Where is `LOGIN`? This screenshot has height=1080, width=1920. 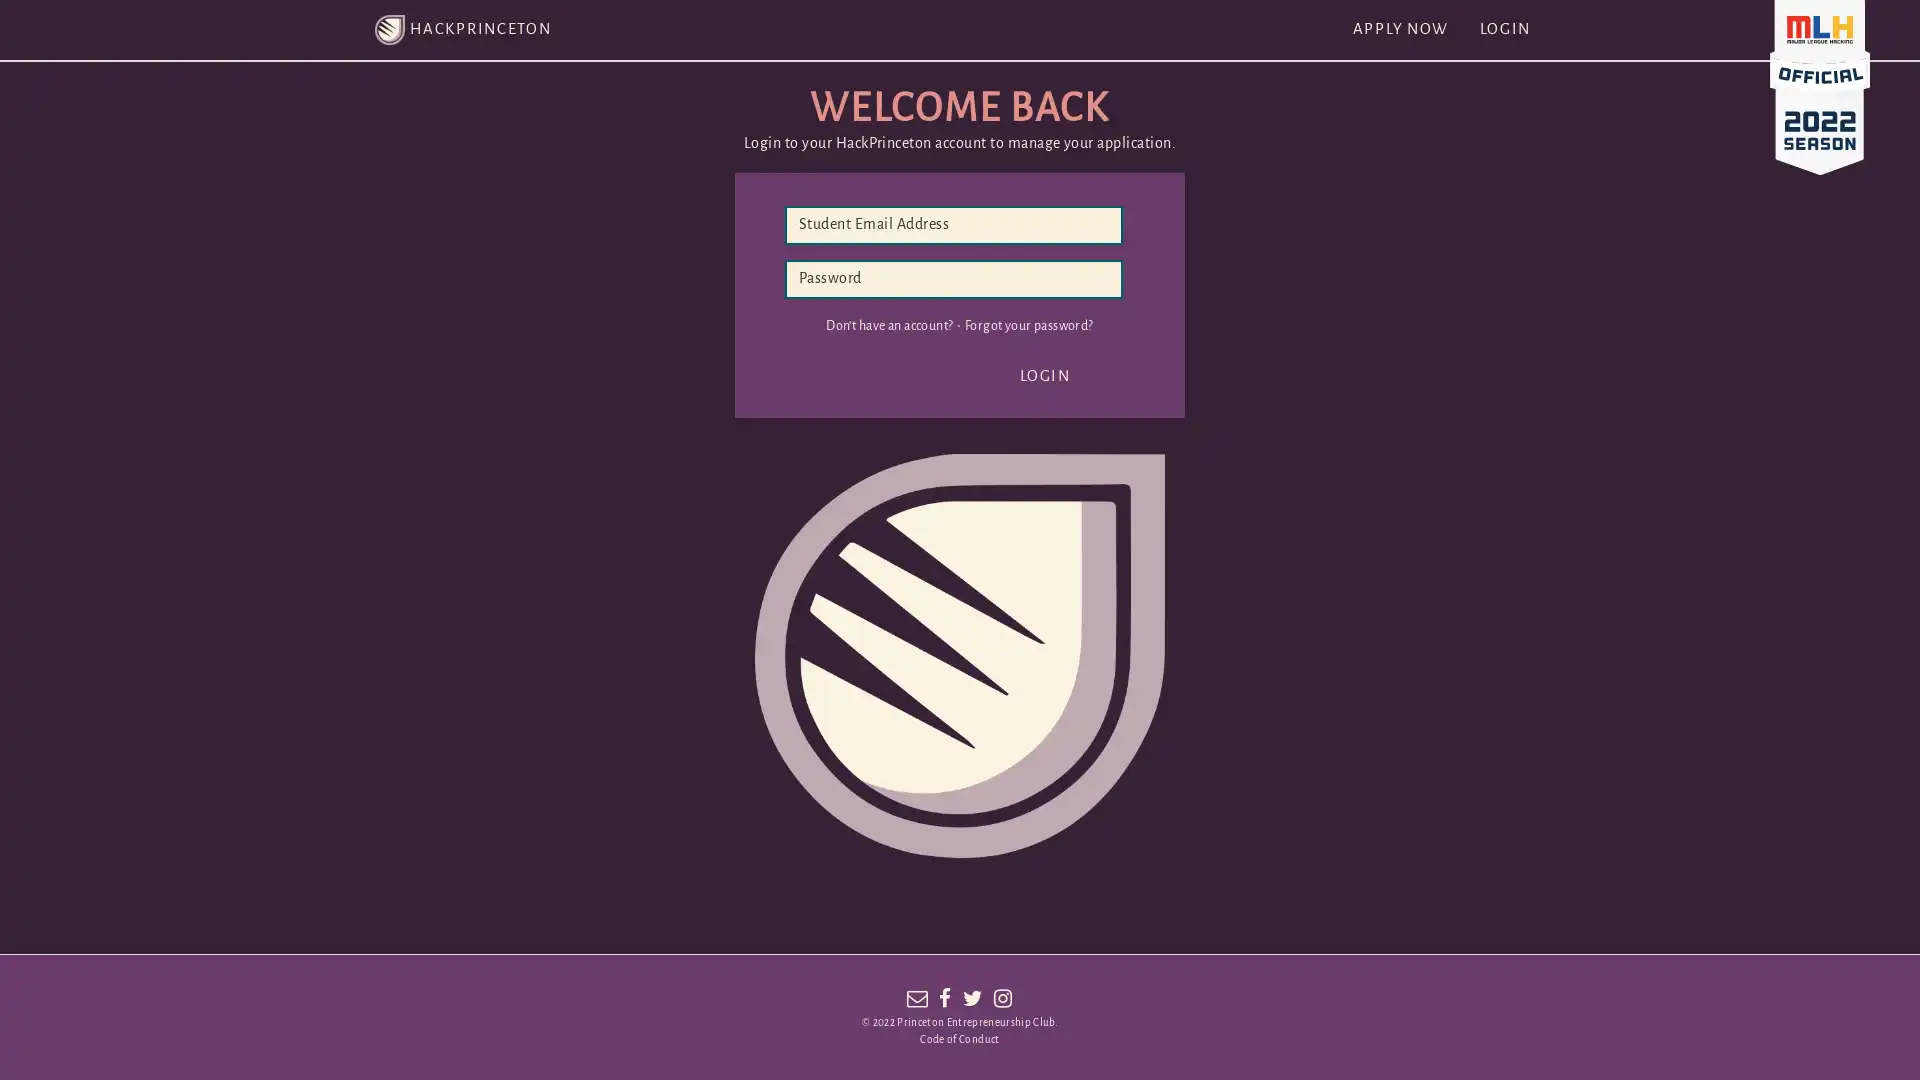
LOGIN is located at coordinates (1044, 376).